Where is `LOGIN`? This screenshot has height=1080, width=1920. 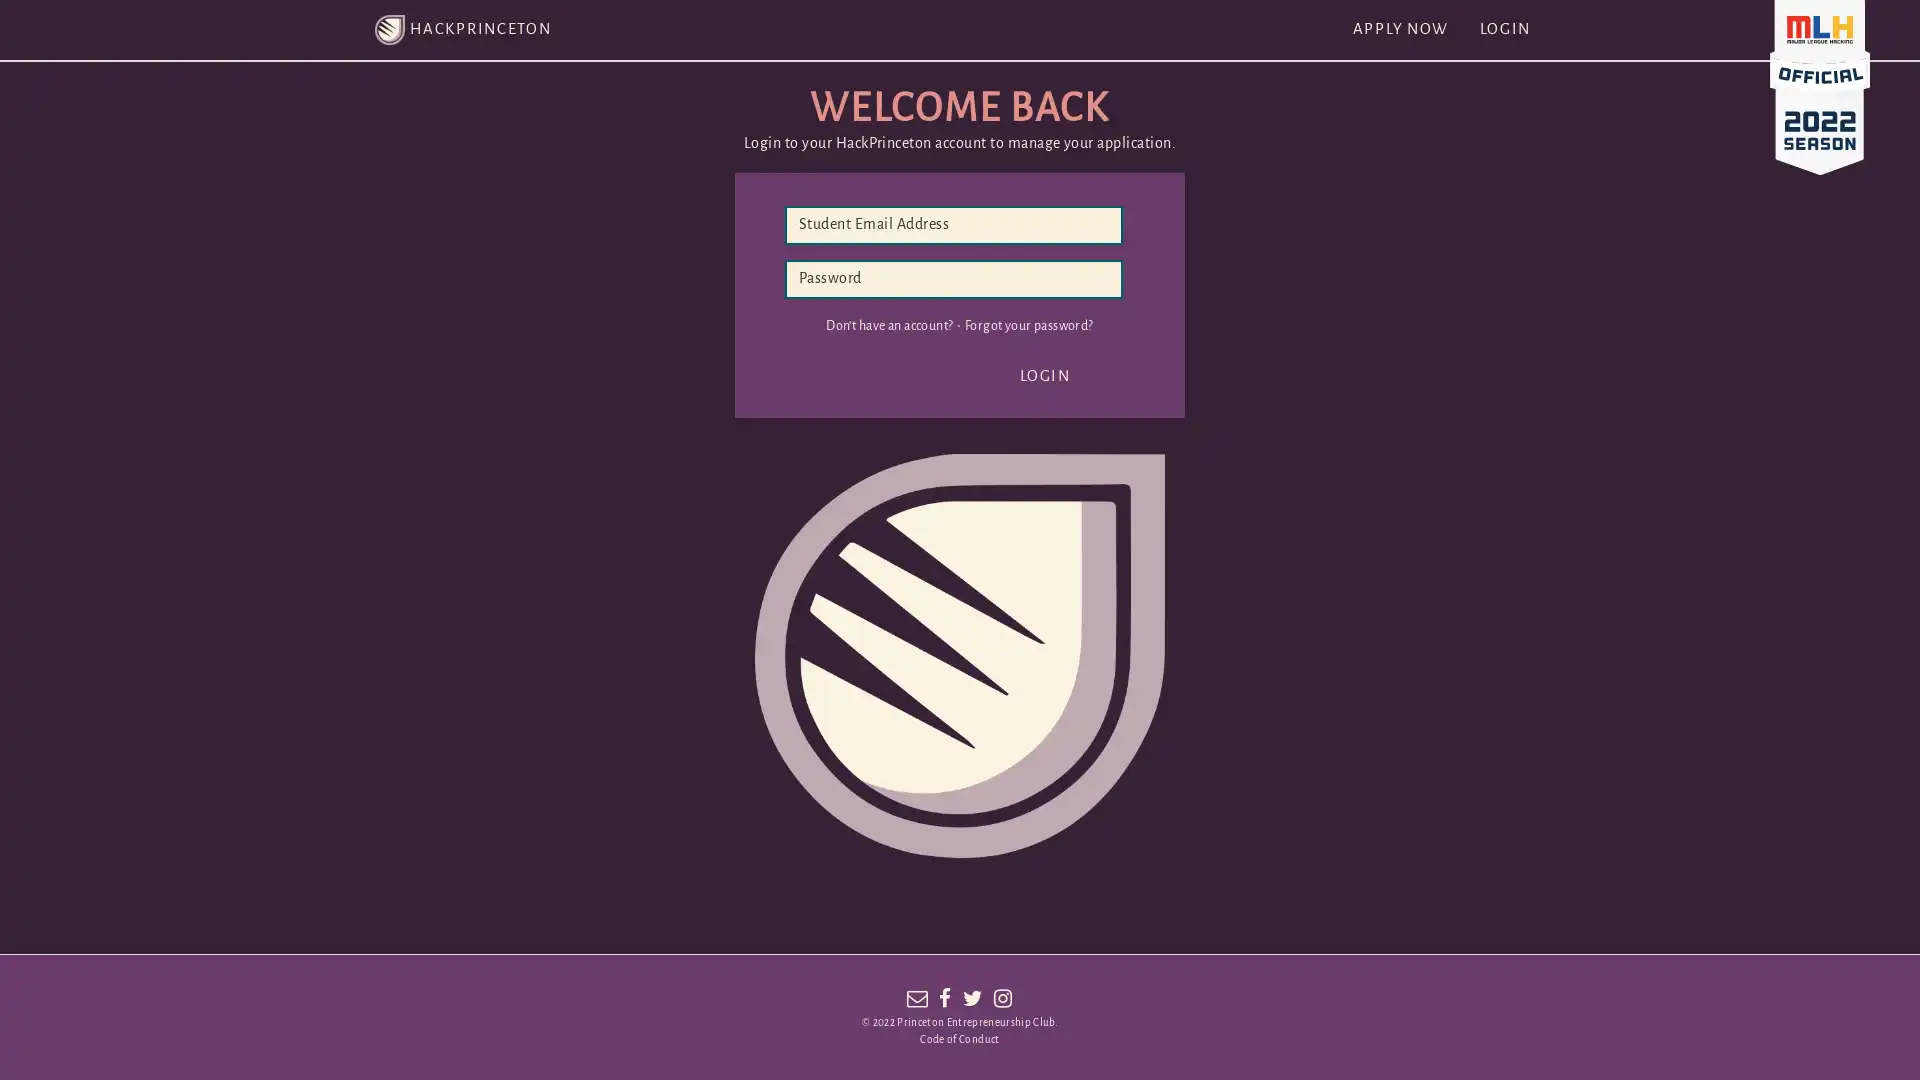
LOGIN is located at coordinates (1044, 376).